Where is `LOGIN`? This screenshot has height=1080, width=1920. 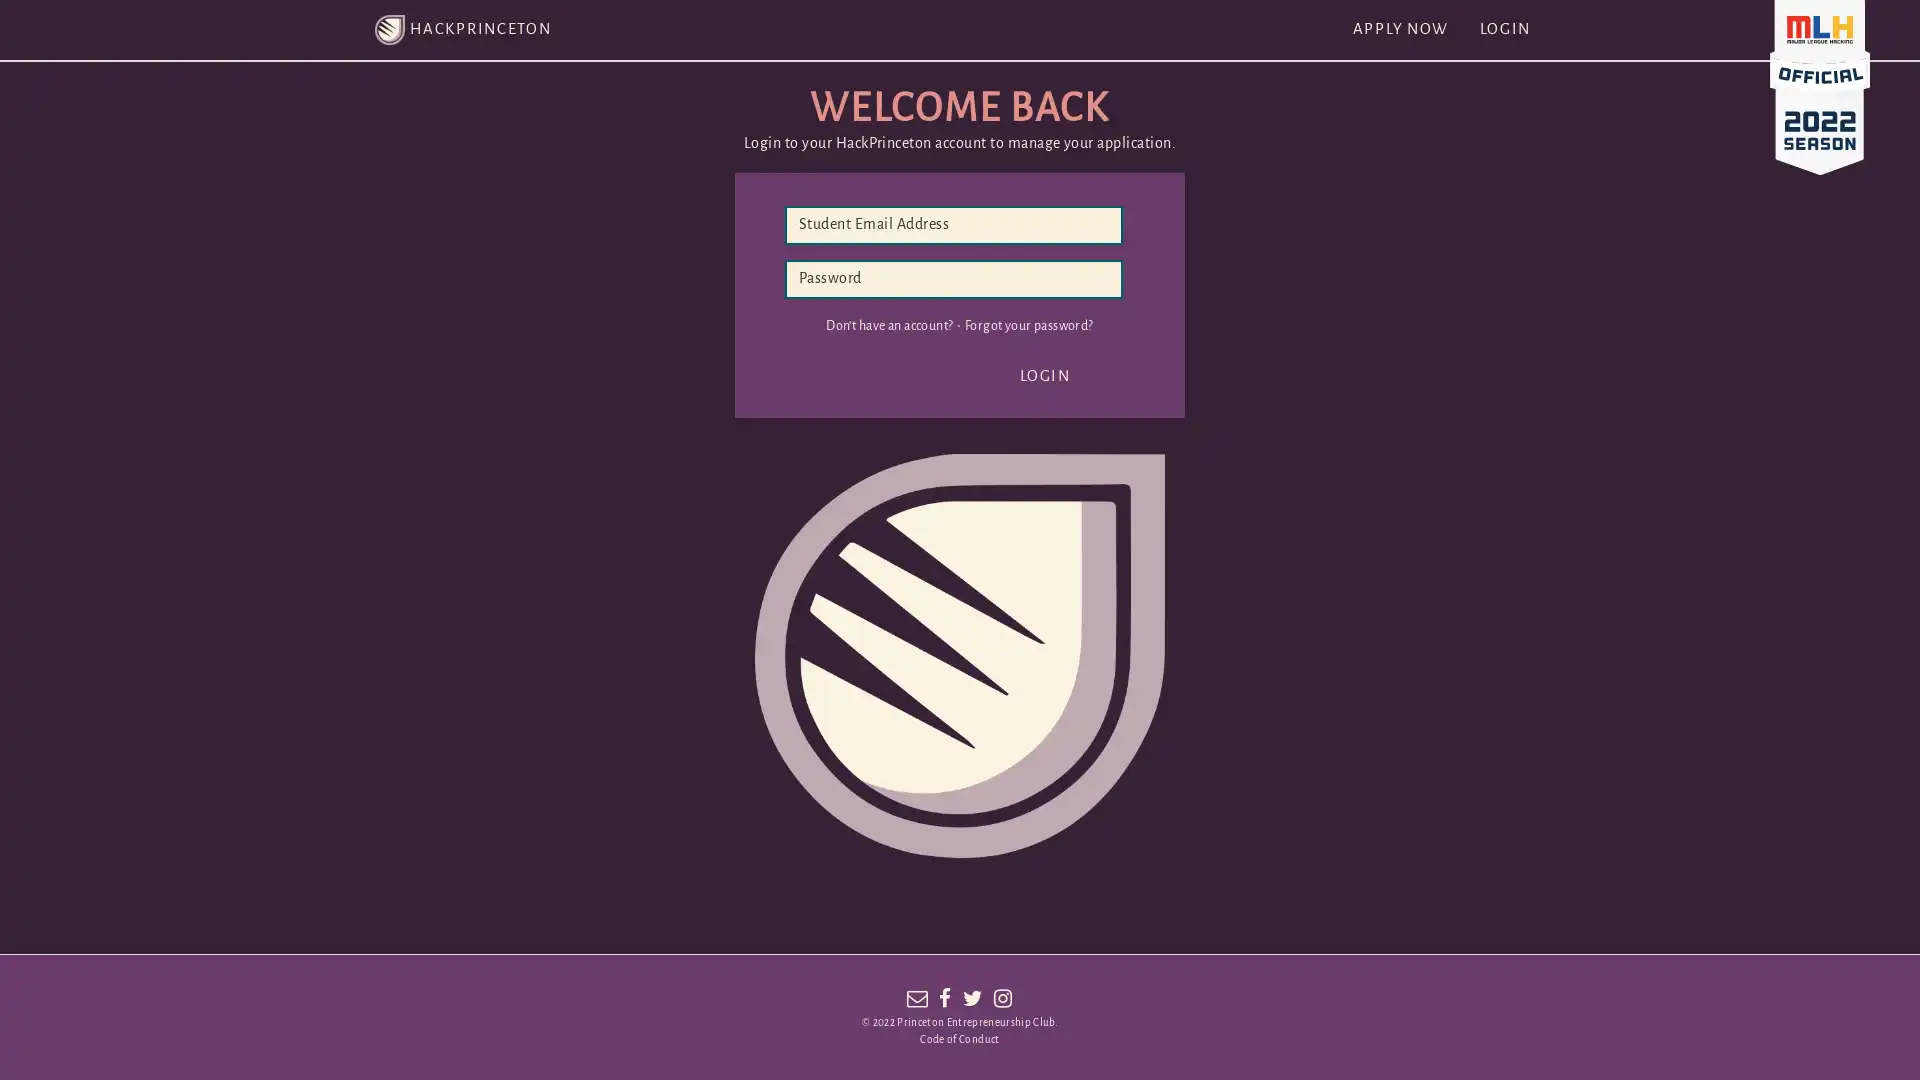
LOGIN is located at coordinates (1044, 376).